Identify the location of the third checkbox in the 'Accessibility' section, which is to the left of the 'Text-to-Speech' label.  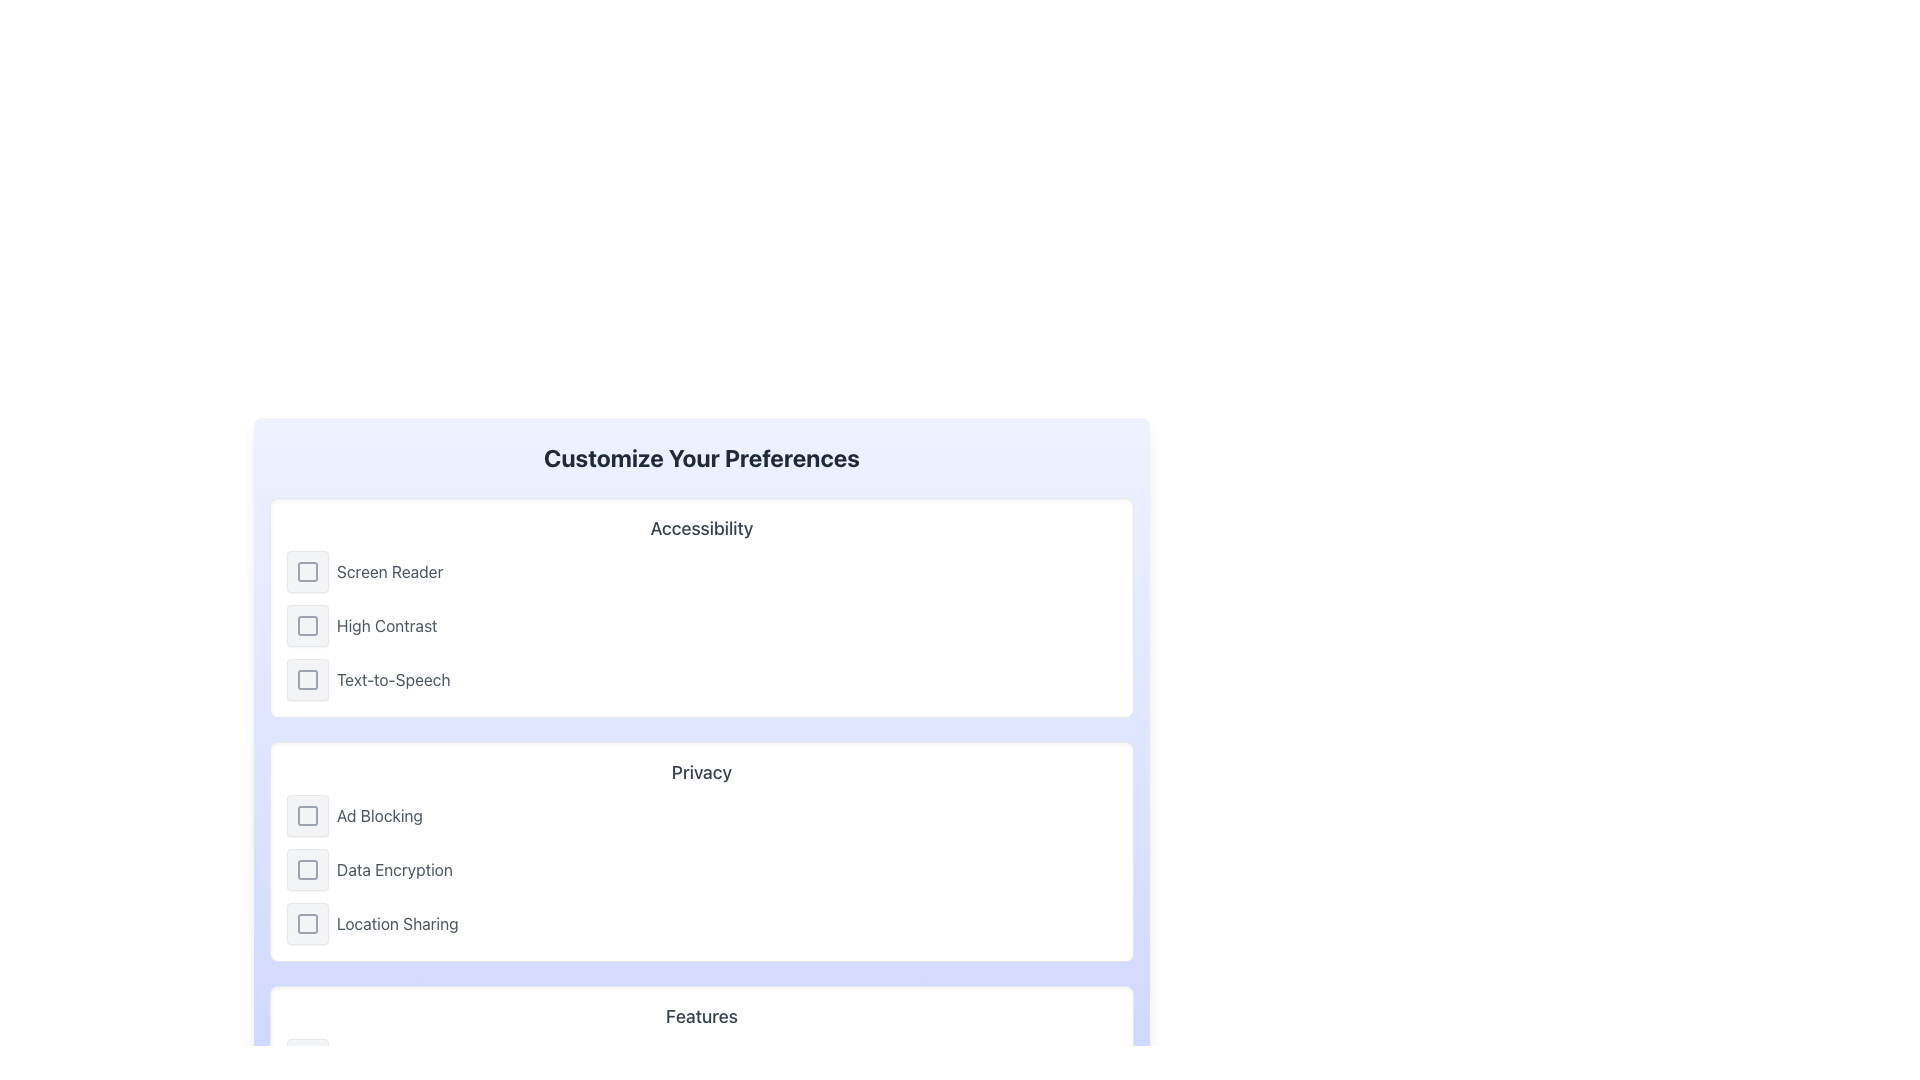
(306, 678).